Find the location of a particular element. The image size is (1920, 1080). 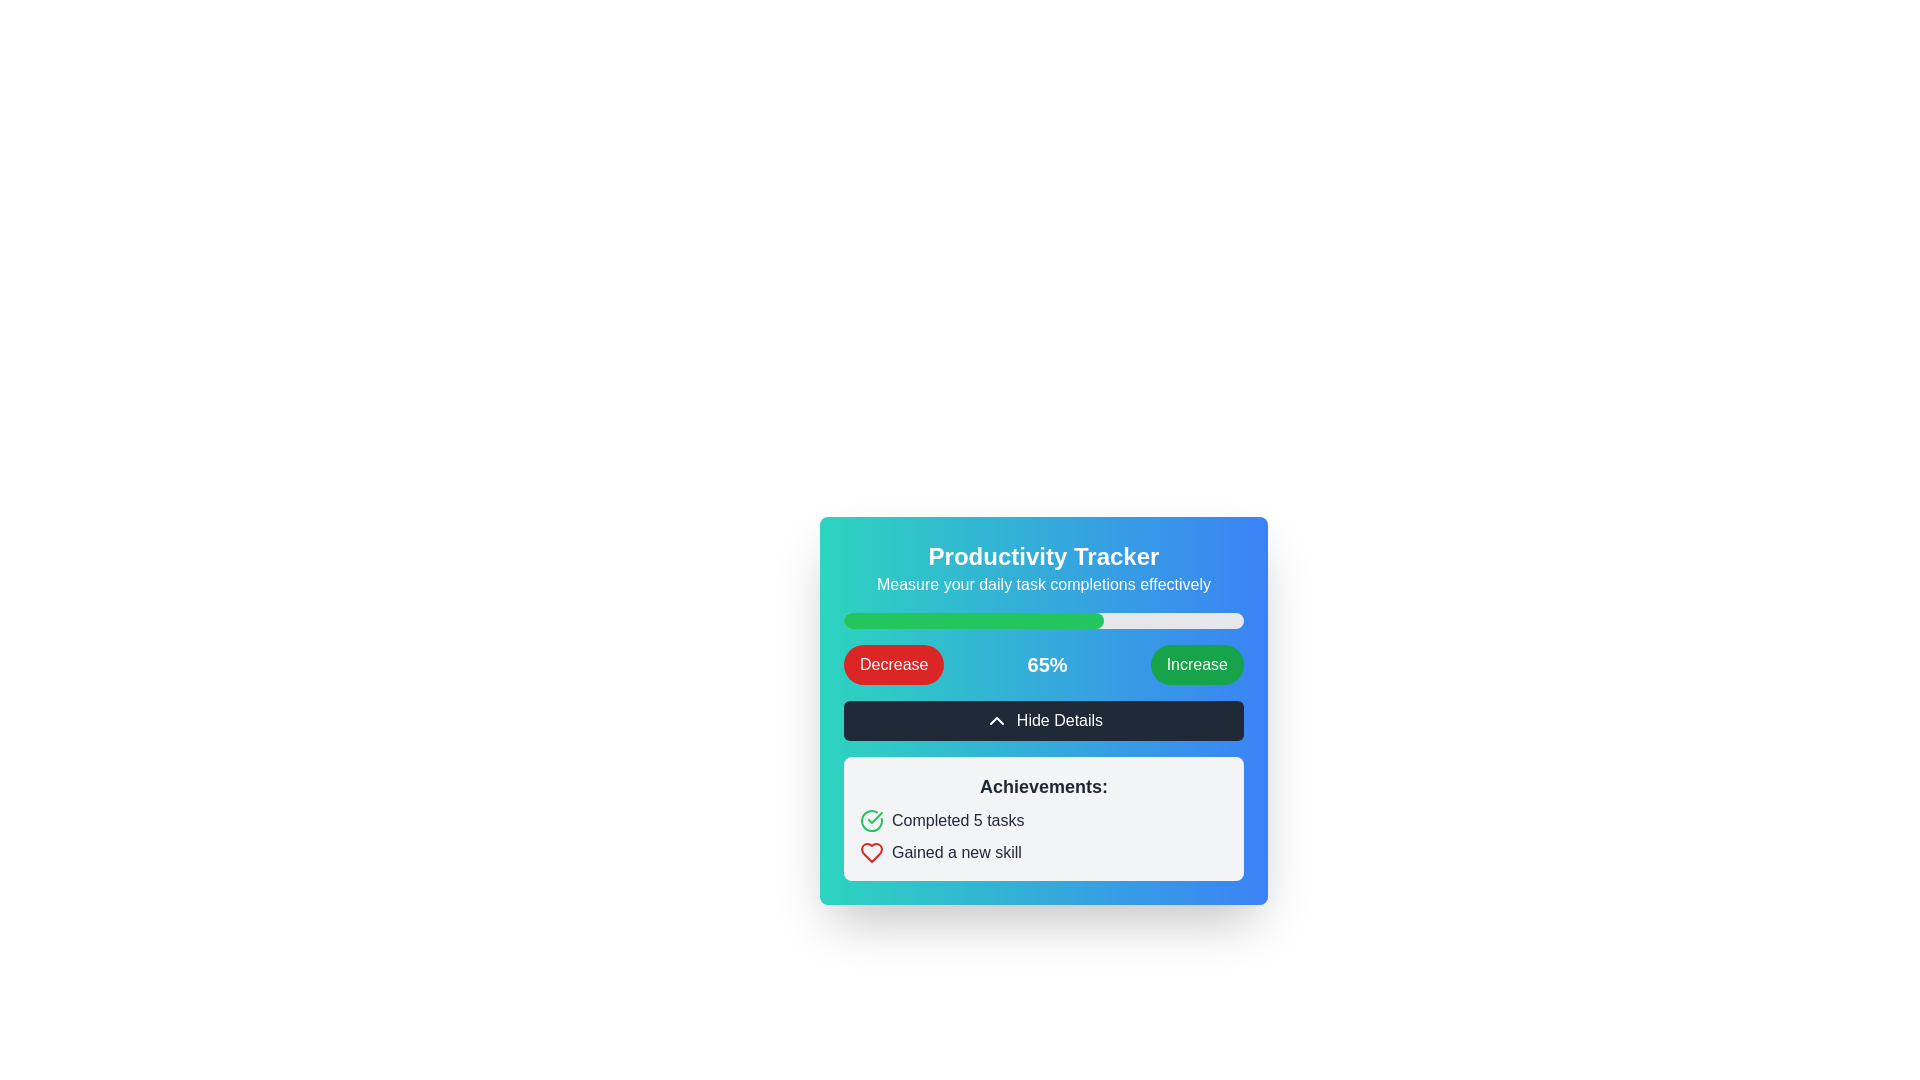

the 'Hide Details' button with a dark gray background and upward-pointing arrow icon is located at coordinates (1042, 721).